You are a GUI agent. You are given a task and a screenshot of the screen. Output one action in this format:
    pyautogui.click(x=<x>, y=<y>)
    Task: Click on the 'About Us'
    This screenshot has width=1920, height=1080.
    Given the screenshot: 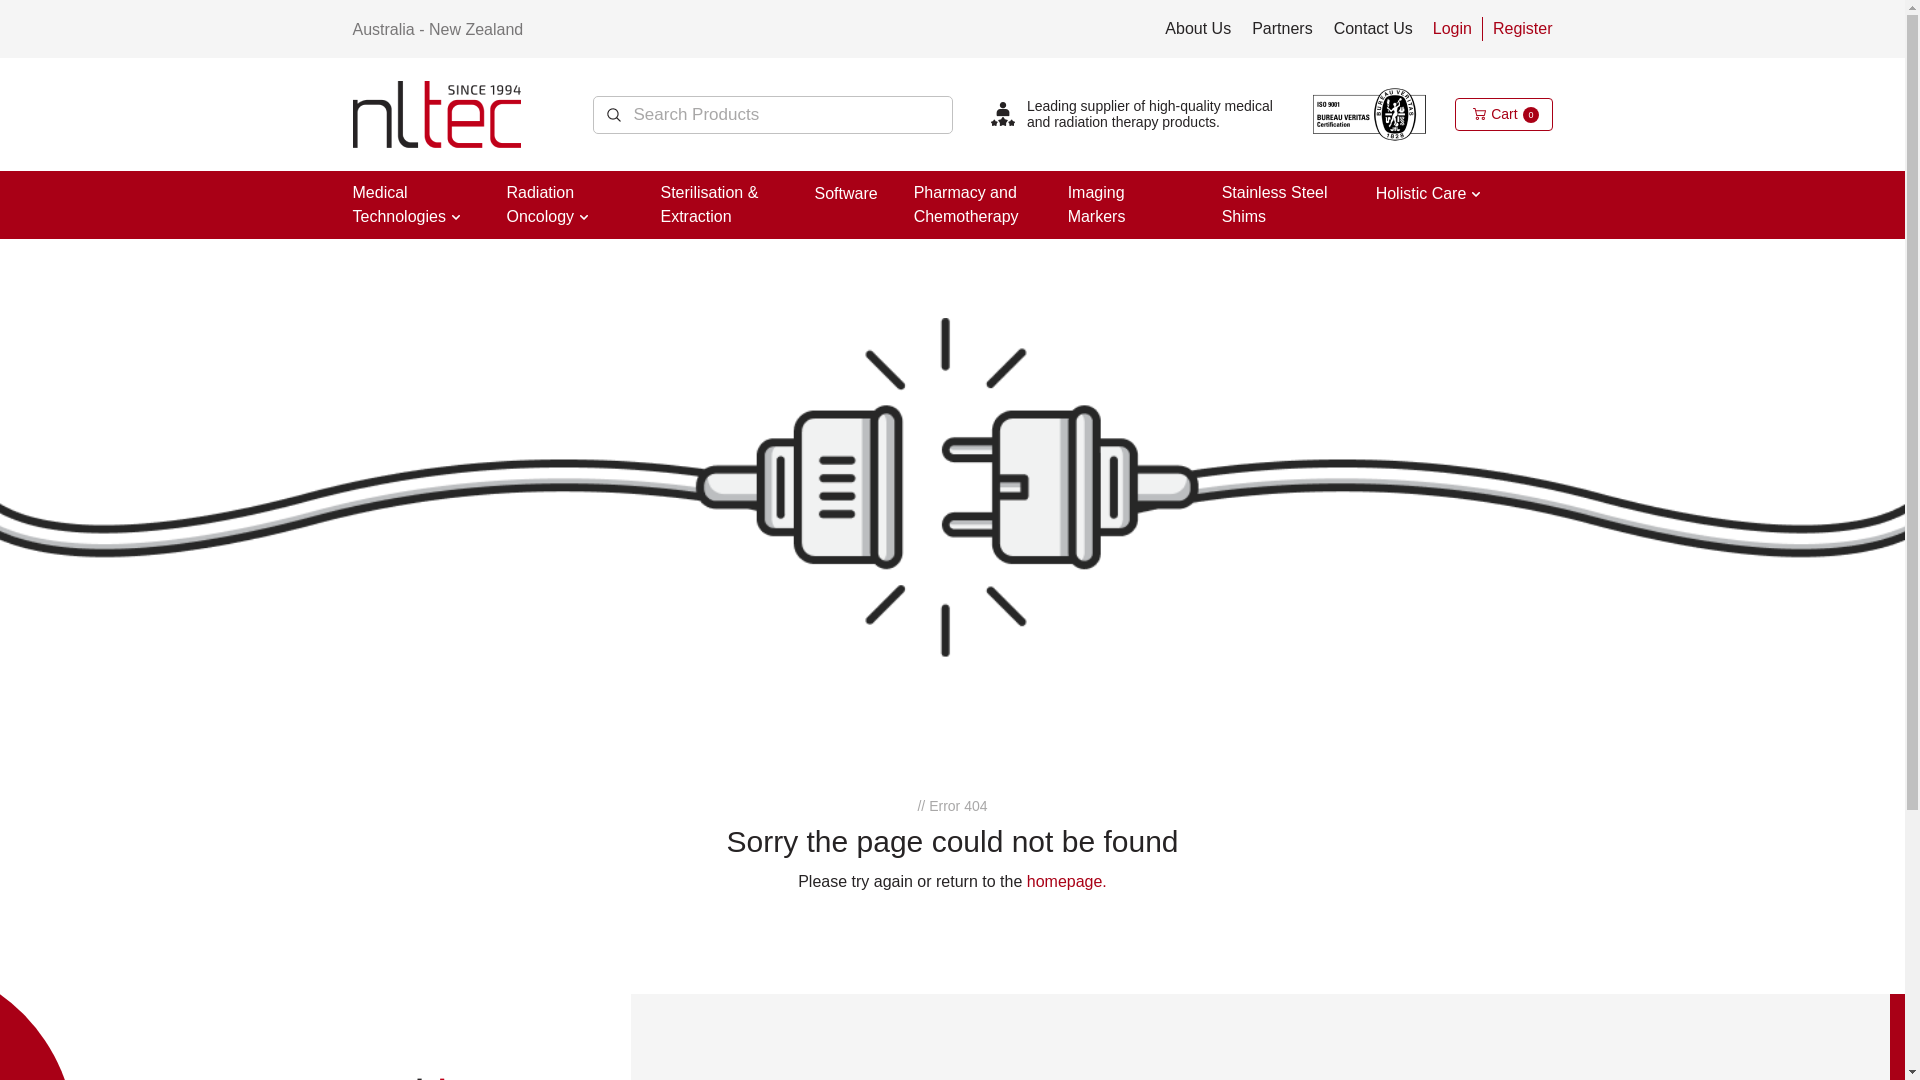 What is the action you would take?
    pyautogui.click(x=1198, y=28)
    